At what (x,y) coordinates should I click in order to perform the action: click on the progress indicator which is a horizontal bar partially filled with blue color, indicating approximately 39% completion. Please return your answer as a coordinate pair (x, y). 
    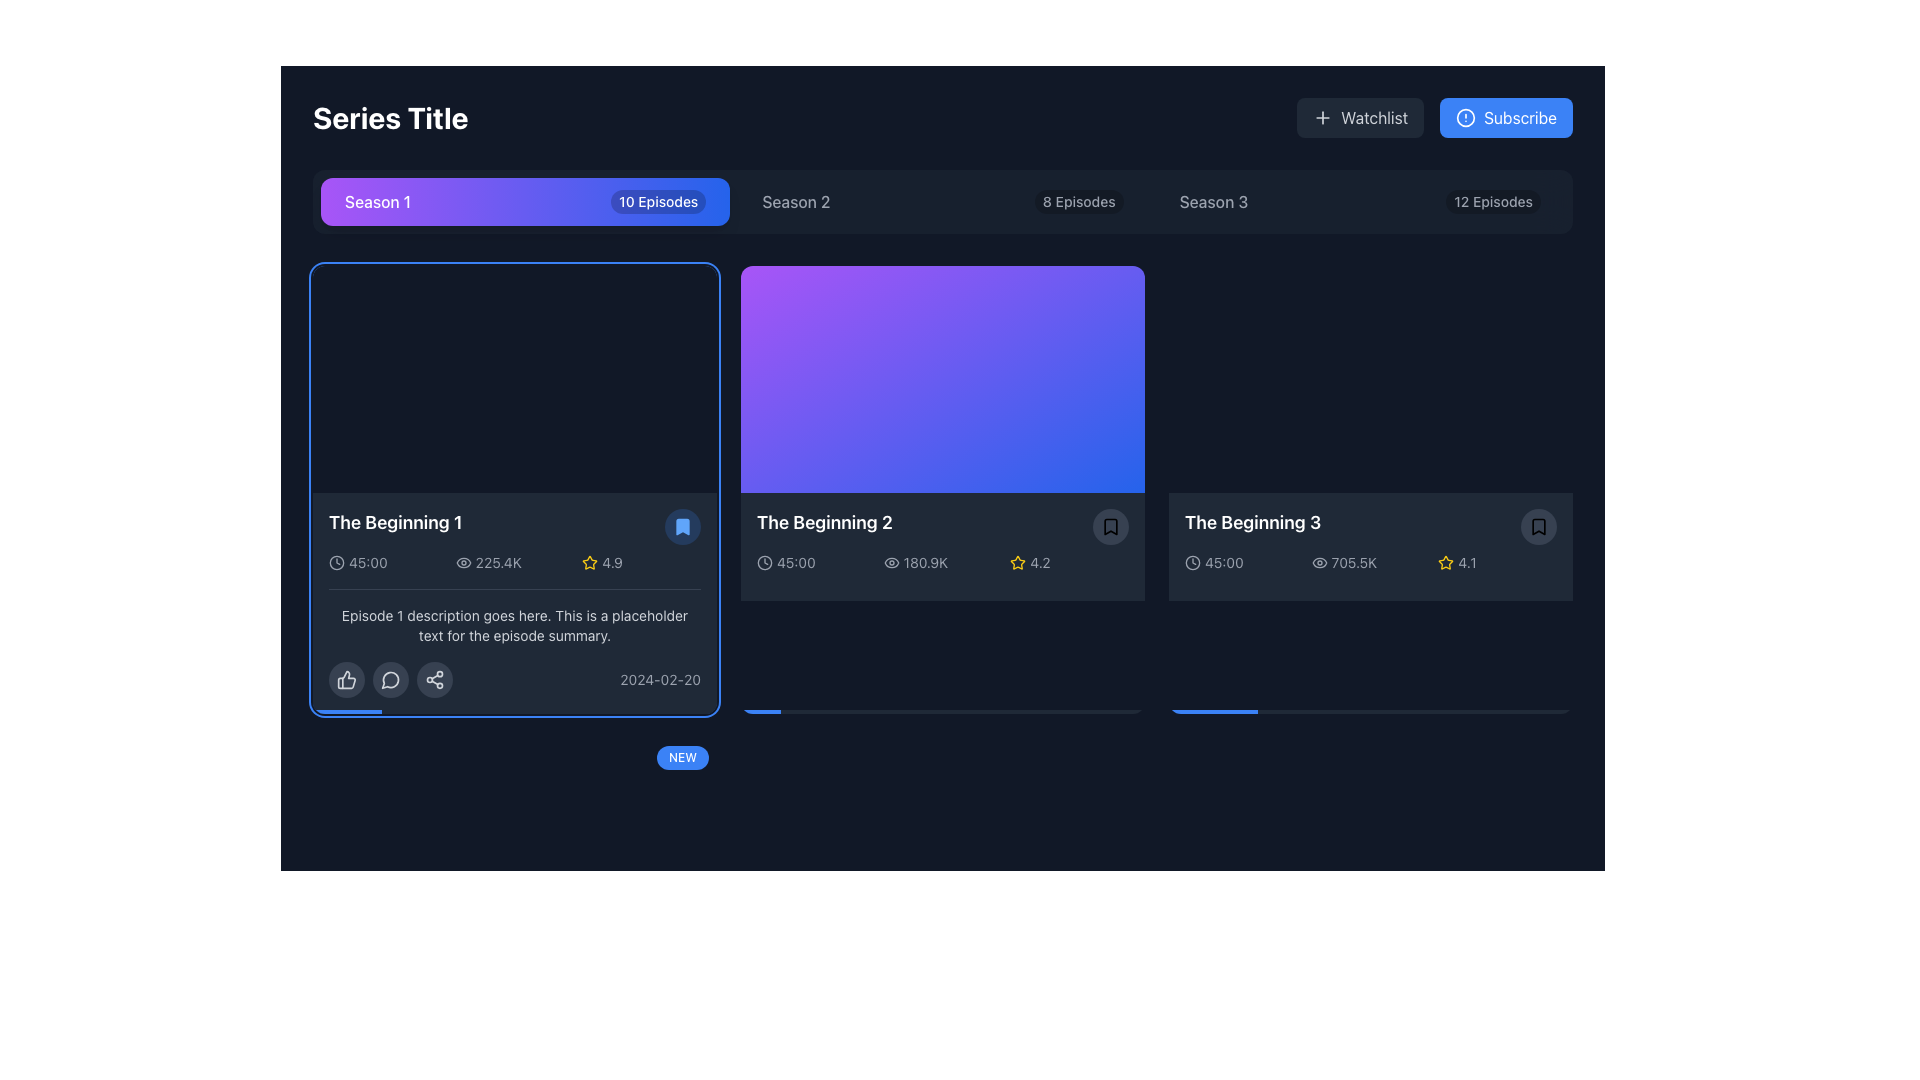
    Looking at the image, I should click on (391, 1070).